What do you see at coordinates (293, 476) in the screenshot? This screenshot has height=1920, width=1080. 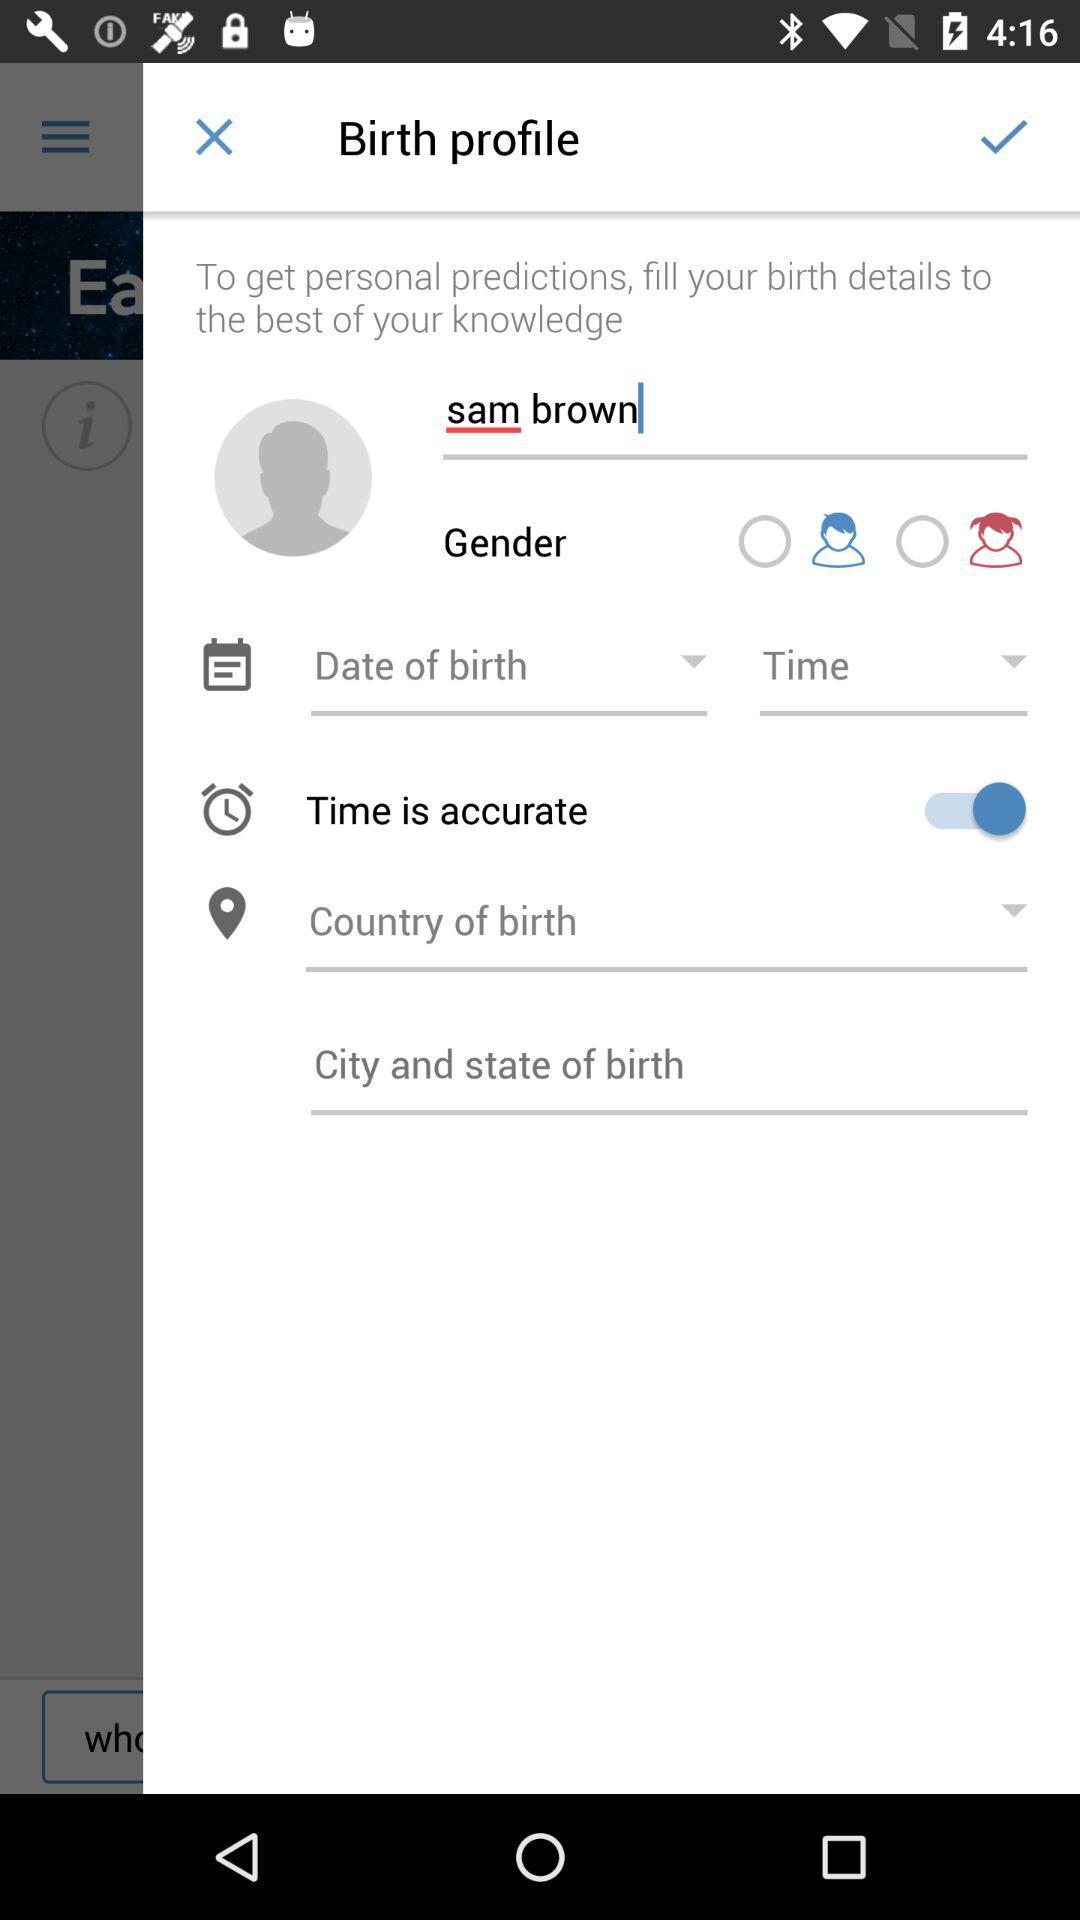 I see `change profile picture` at bounding box center [293, 476].